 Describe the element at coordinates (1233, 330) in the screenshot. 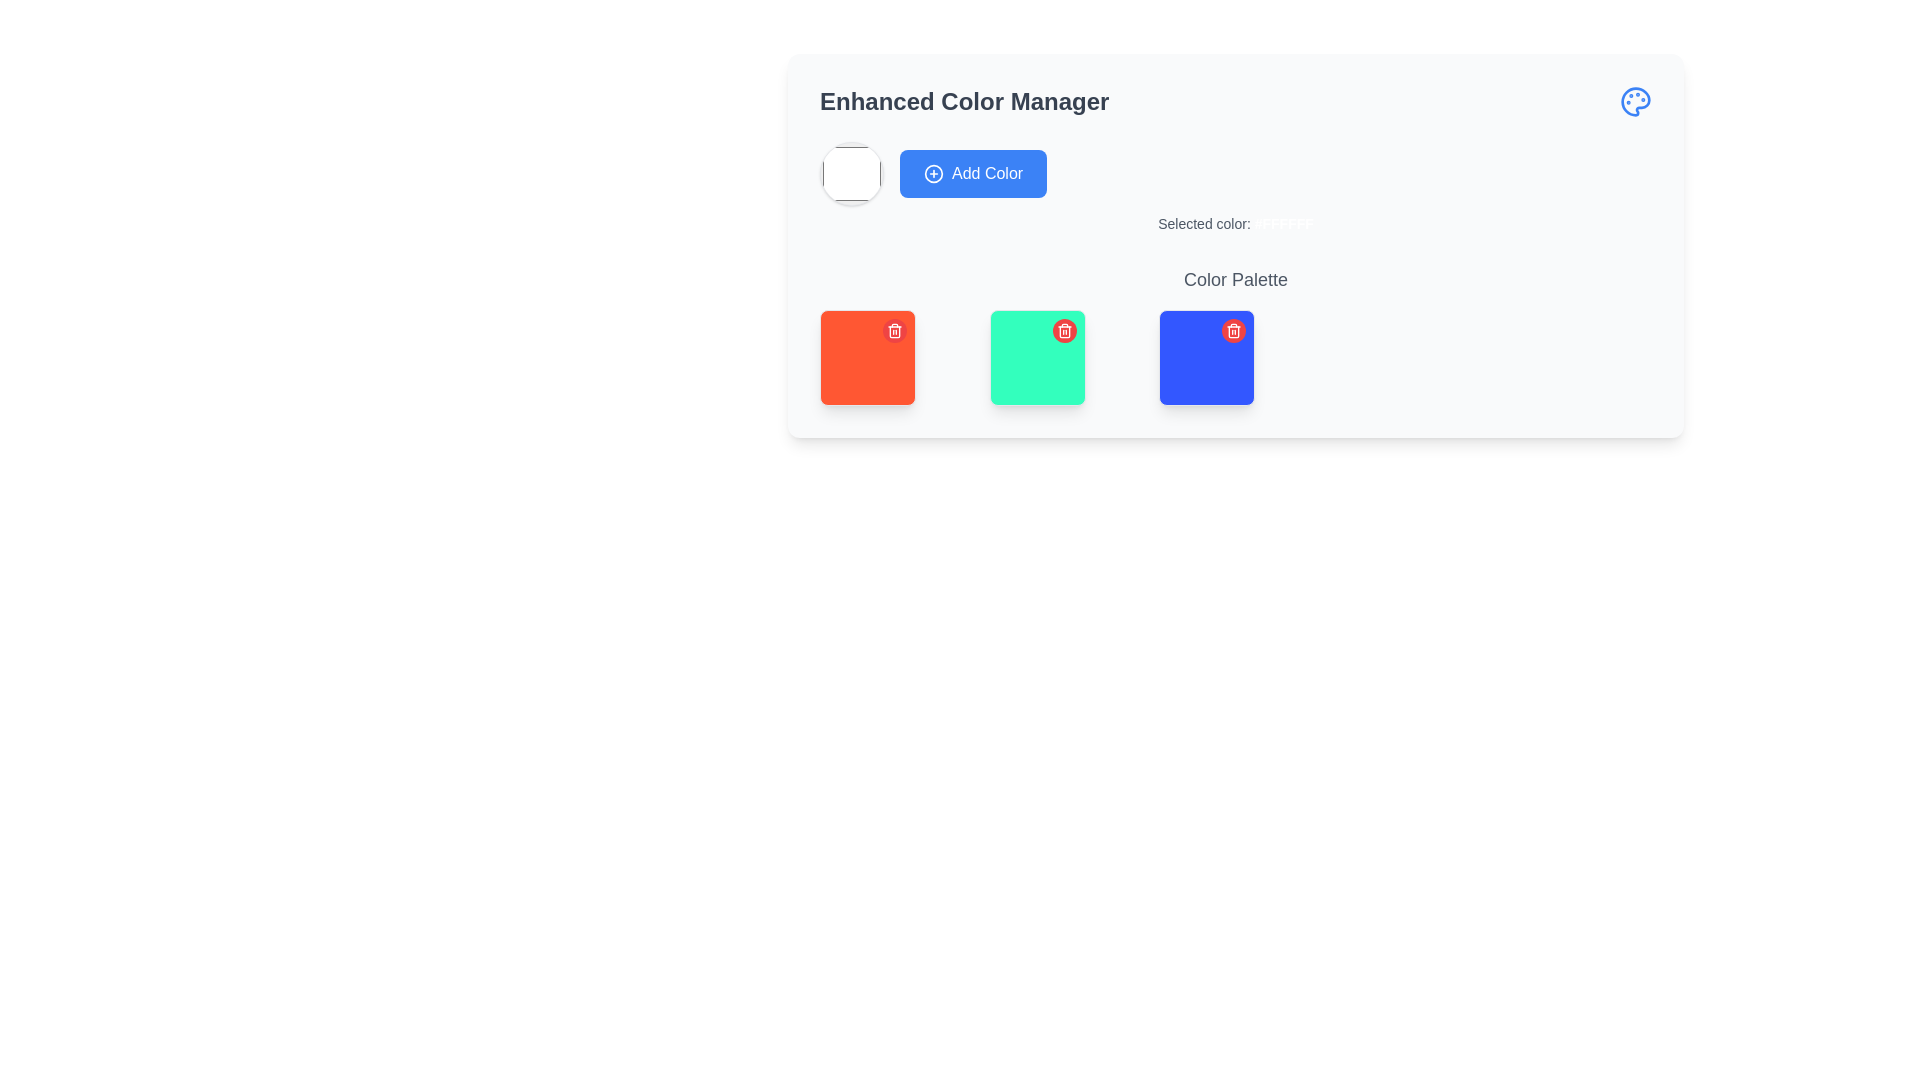

I see `the delete button located in the top-right corner of the blue color card` at that location.